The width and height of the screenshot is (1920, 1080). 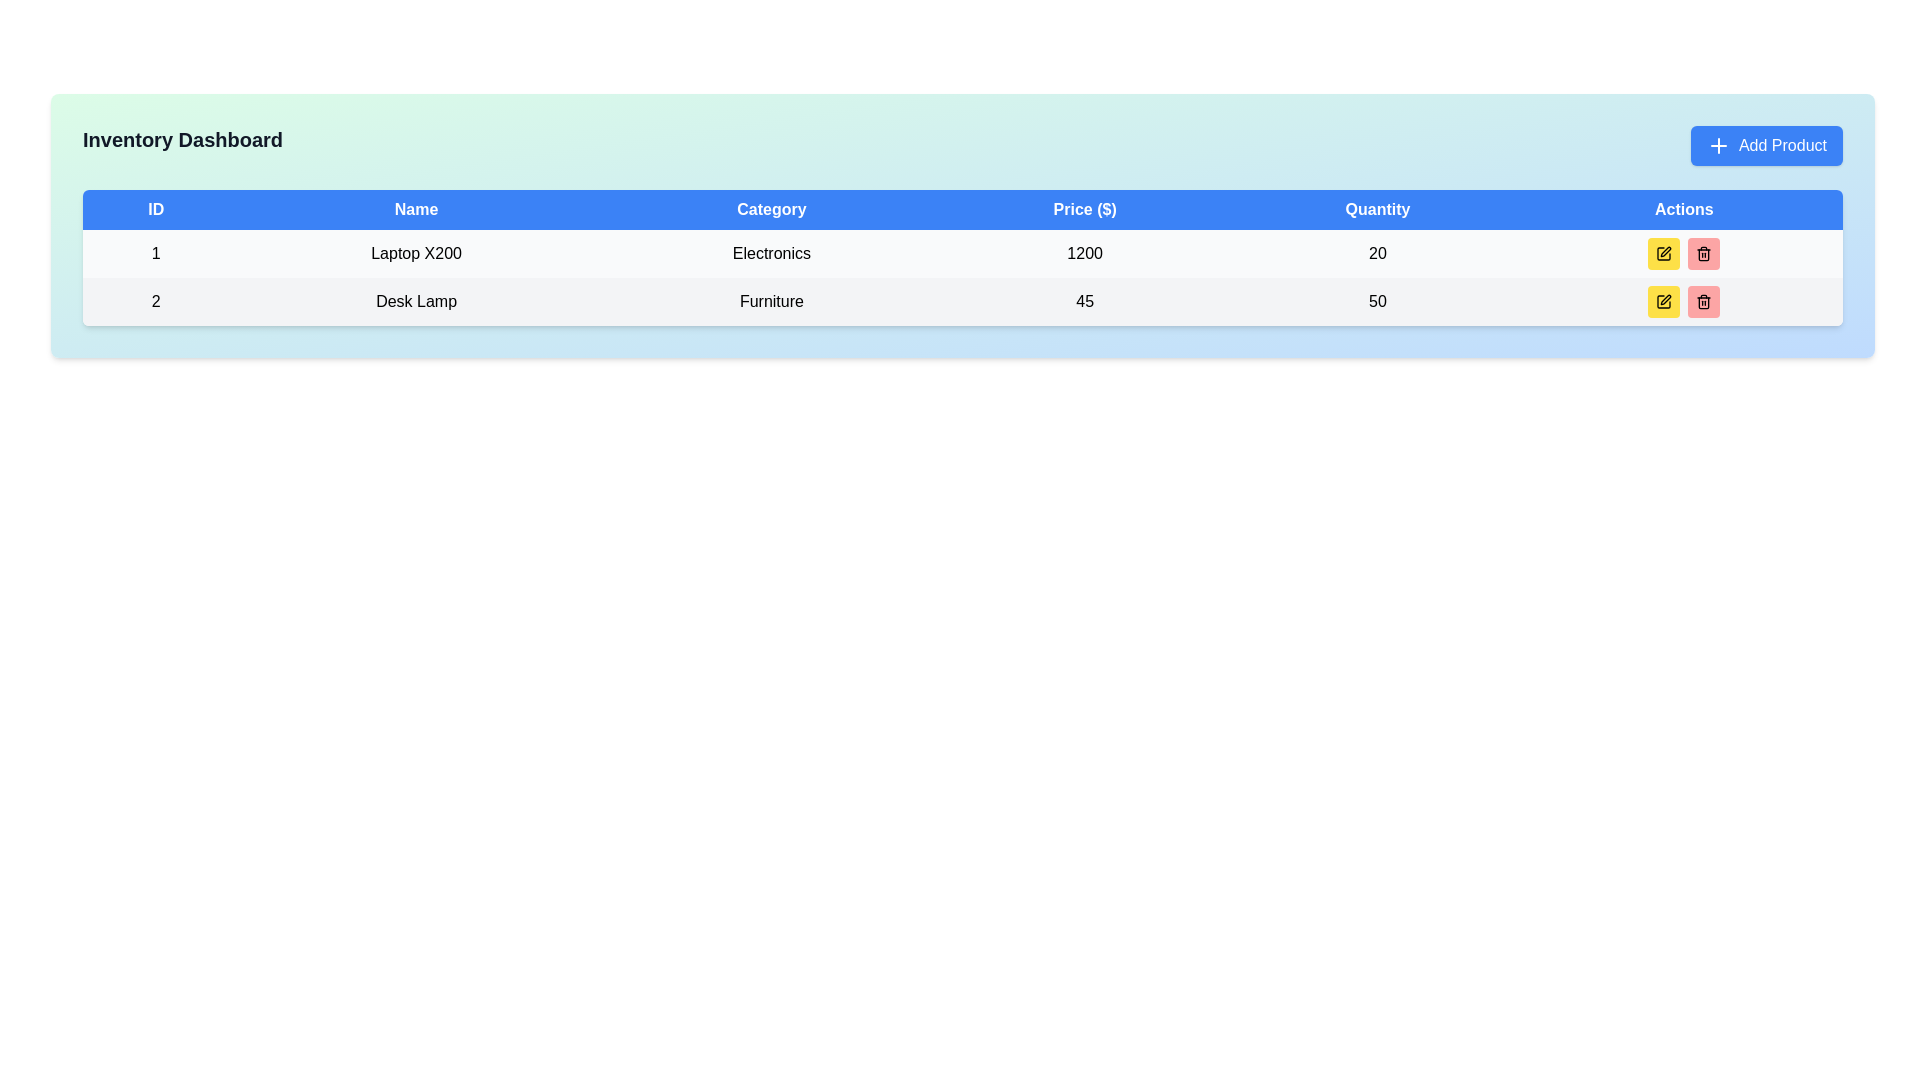 What do you see at coordinates (415, 253) in the screenshot?
I see `the text label displaying 'Laptop X200' in the inventory list, located in the first row under the 'Name' column` at bounding box center [415, 253].